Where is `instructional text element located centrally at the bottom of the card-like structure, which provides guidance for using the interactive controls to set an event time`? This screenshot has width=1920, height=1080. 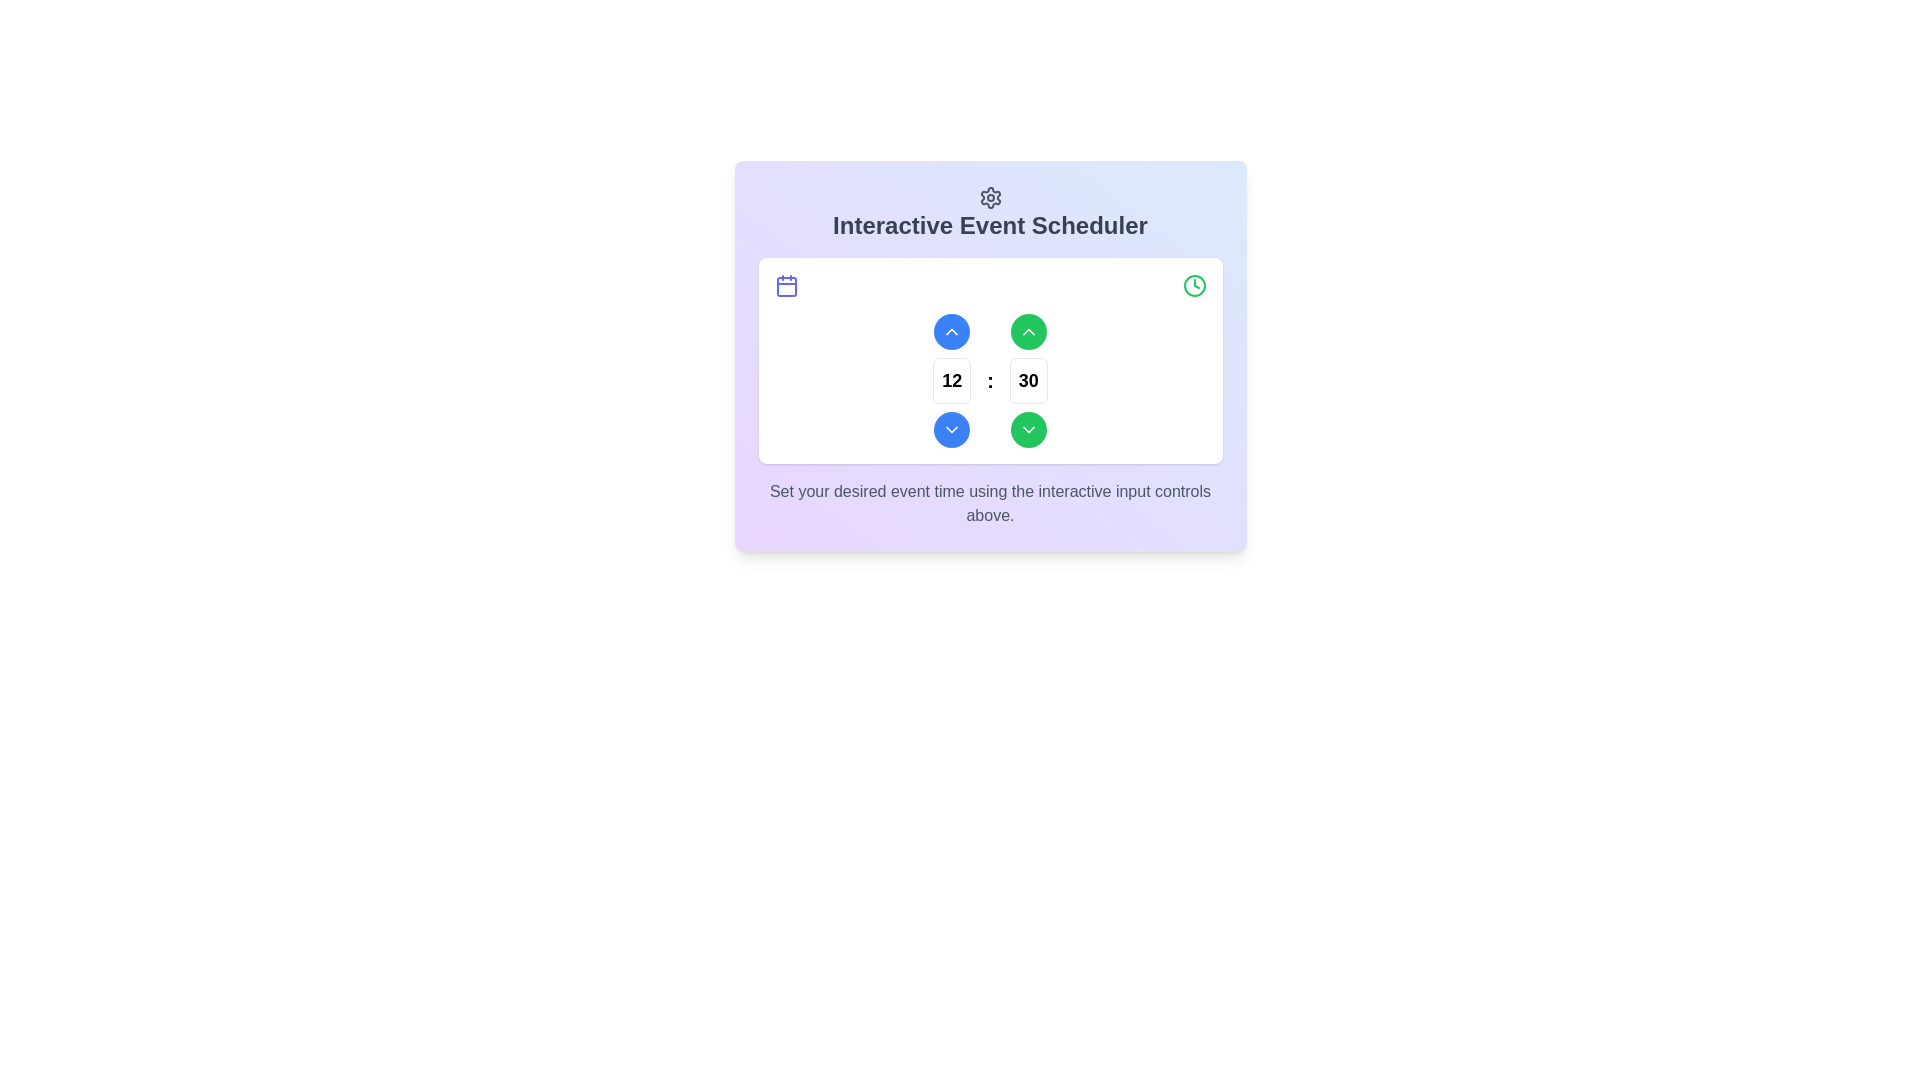 instructional text element located centrally at the bottom of the card-like structure, which provides guidance for using the interactive controls to set an event time is located at coordinates (990, 502).